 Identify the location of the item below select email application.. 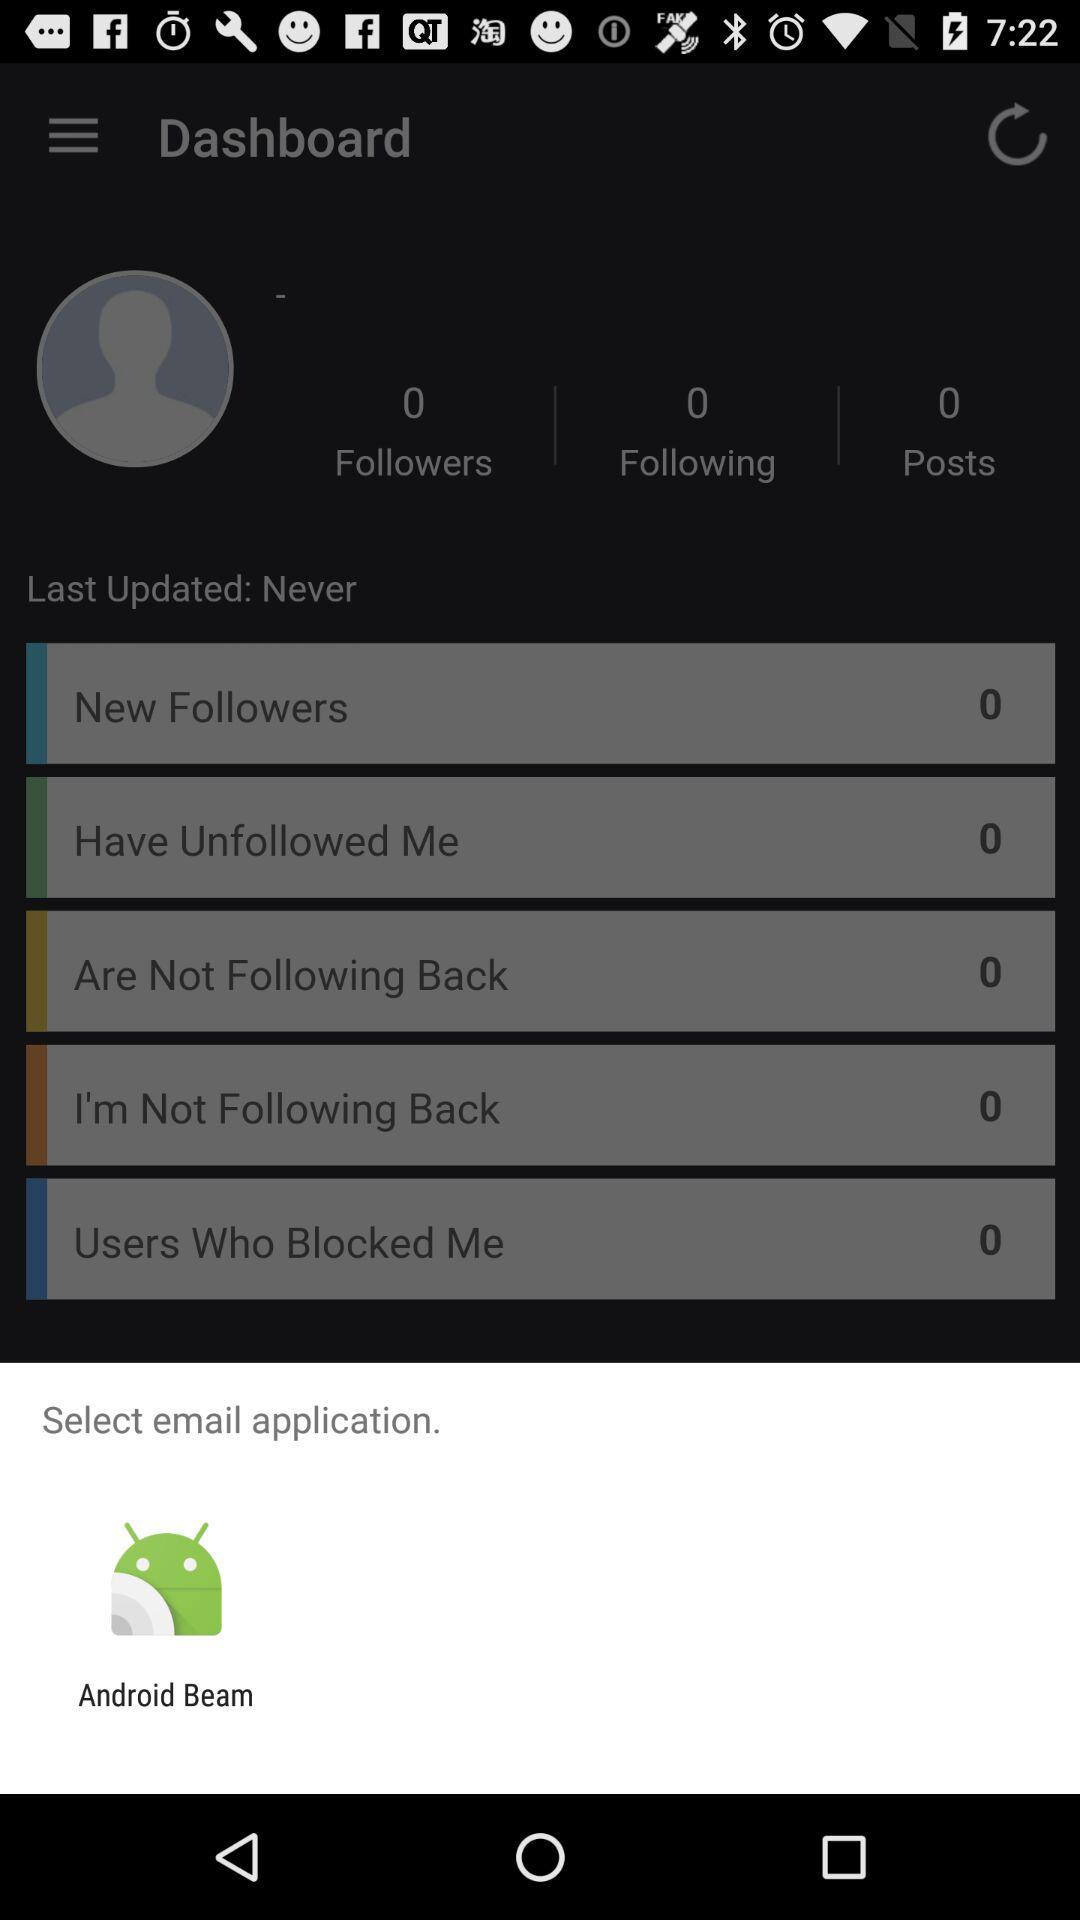
(165, 1579).